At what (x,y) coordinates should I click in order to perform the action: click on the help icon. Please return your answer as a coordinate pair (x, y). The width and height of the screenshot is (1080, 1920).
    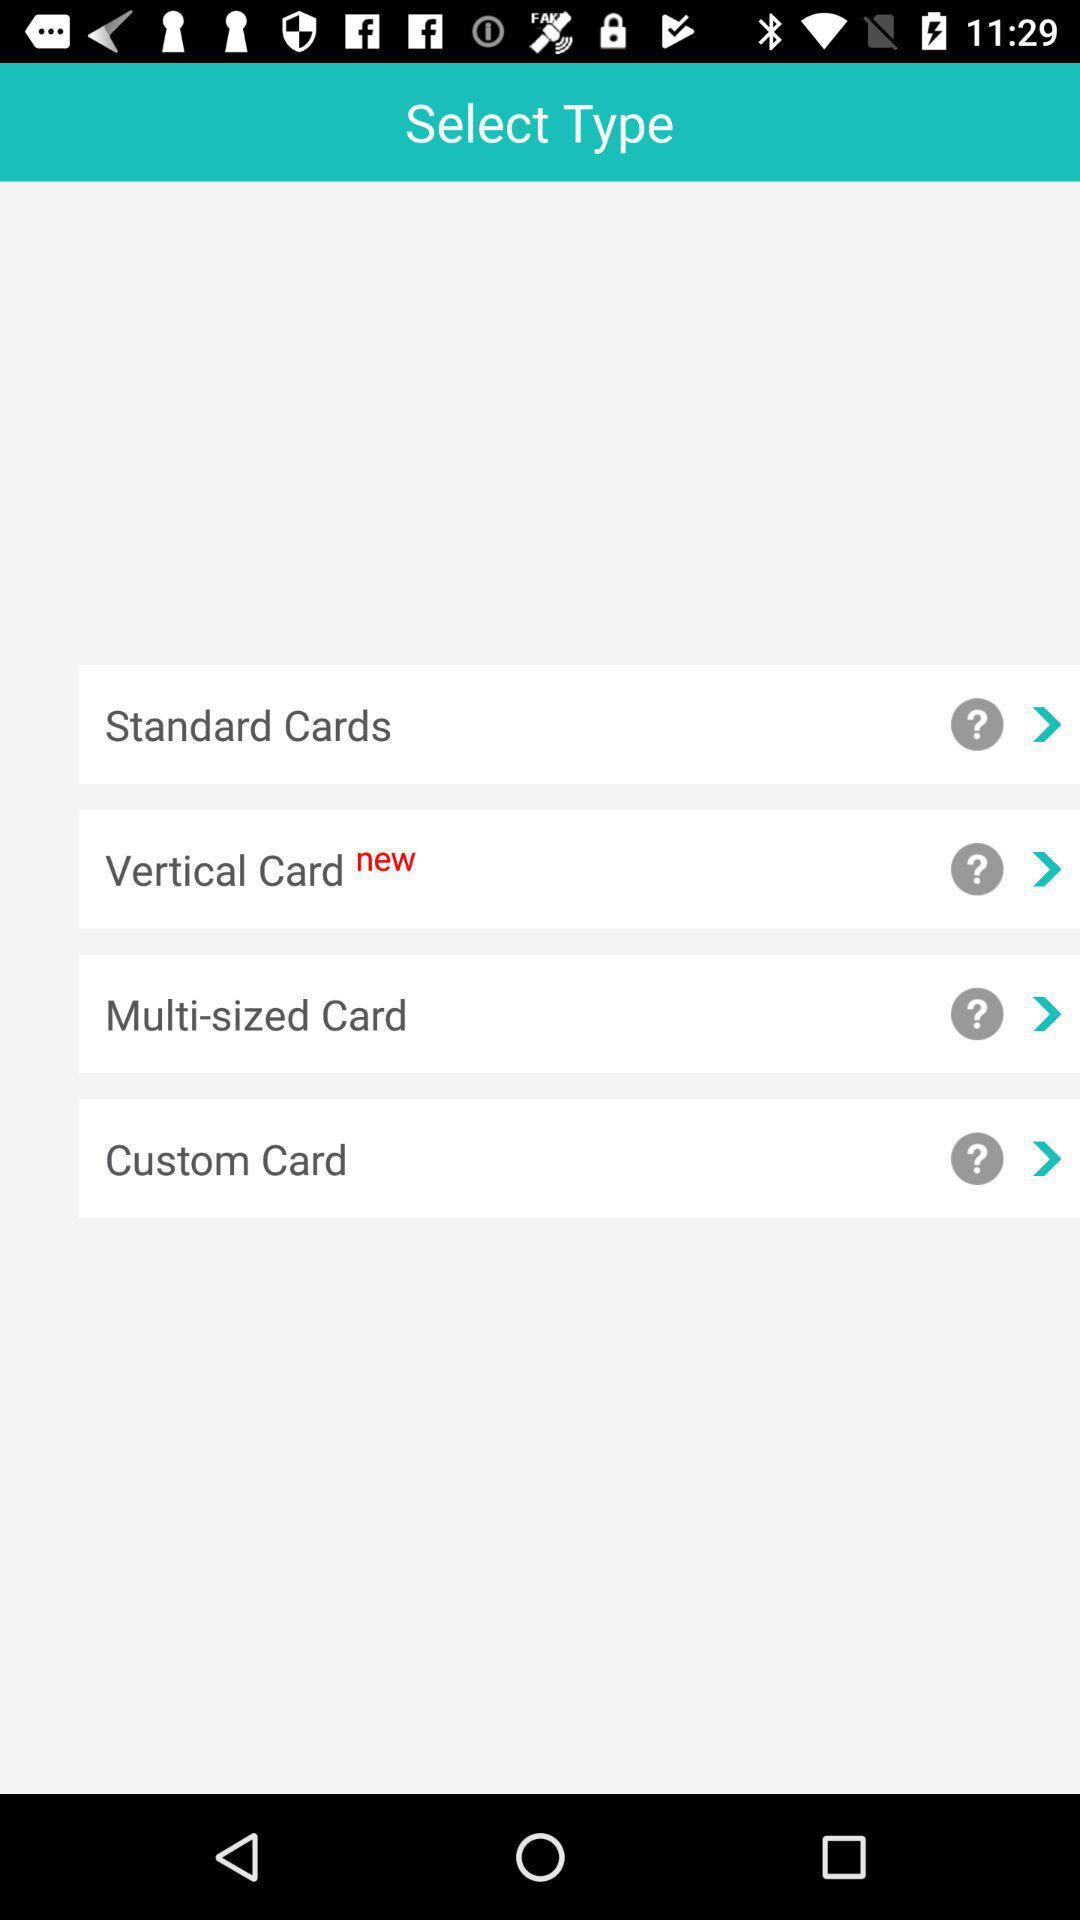
    Looking at the image, I should click on (976, 1013).